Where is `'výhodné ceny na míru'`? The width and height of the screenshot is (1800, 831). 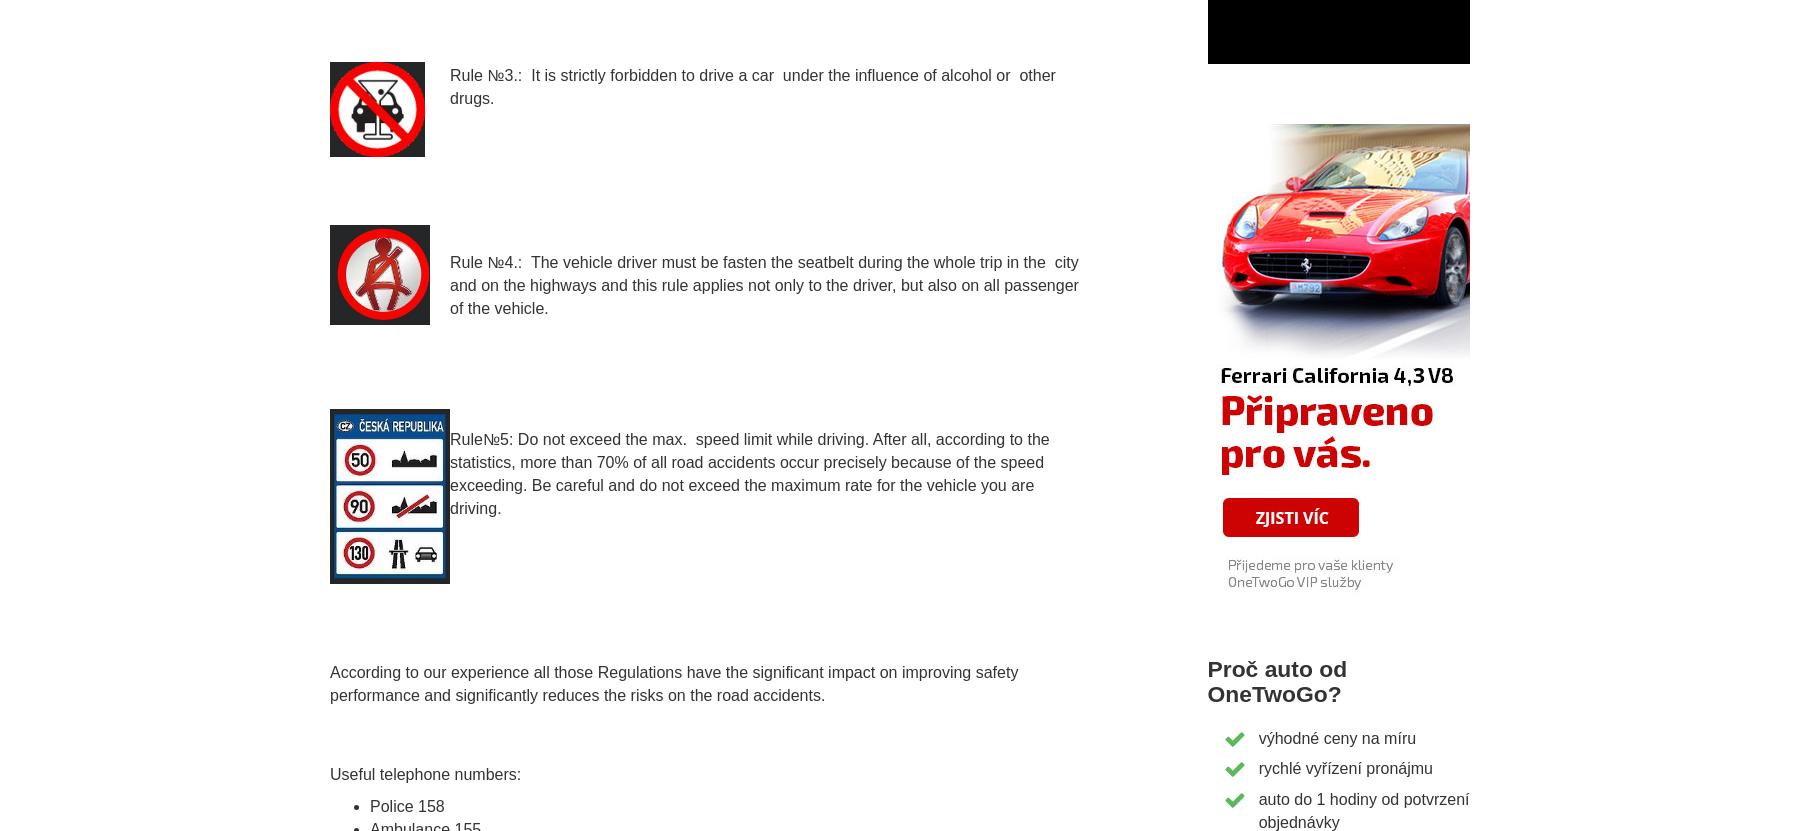
'výhodné ceny na míru' is located at coordinates (1337, 736).